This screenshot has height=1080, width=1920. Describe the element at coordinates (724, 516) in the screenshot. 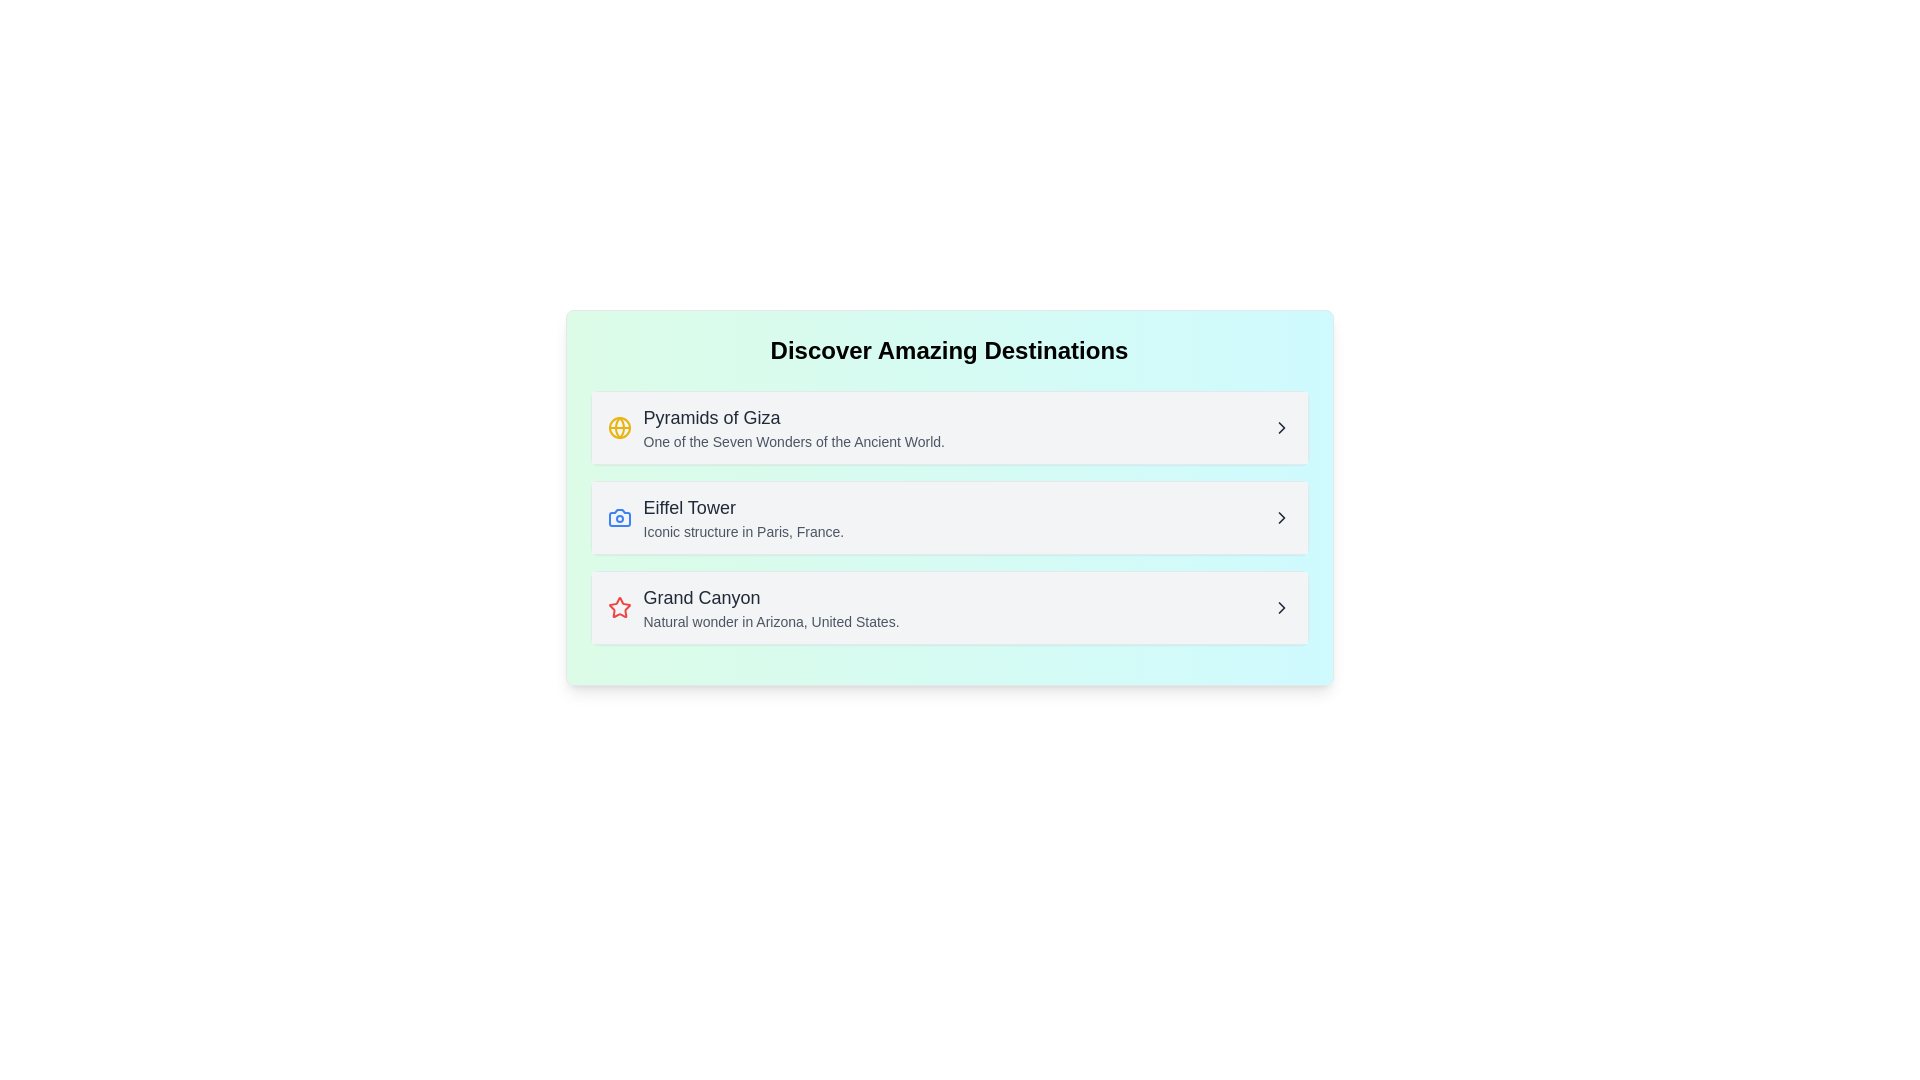

I see `the second list item displaying information about the Eiffel Tower` at that location.